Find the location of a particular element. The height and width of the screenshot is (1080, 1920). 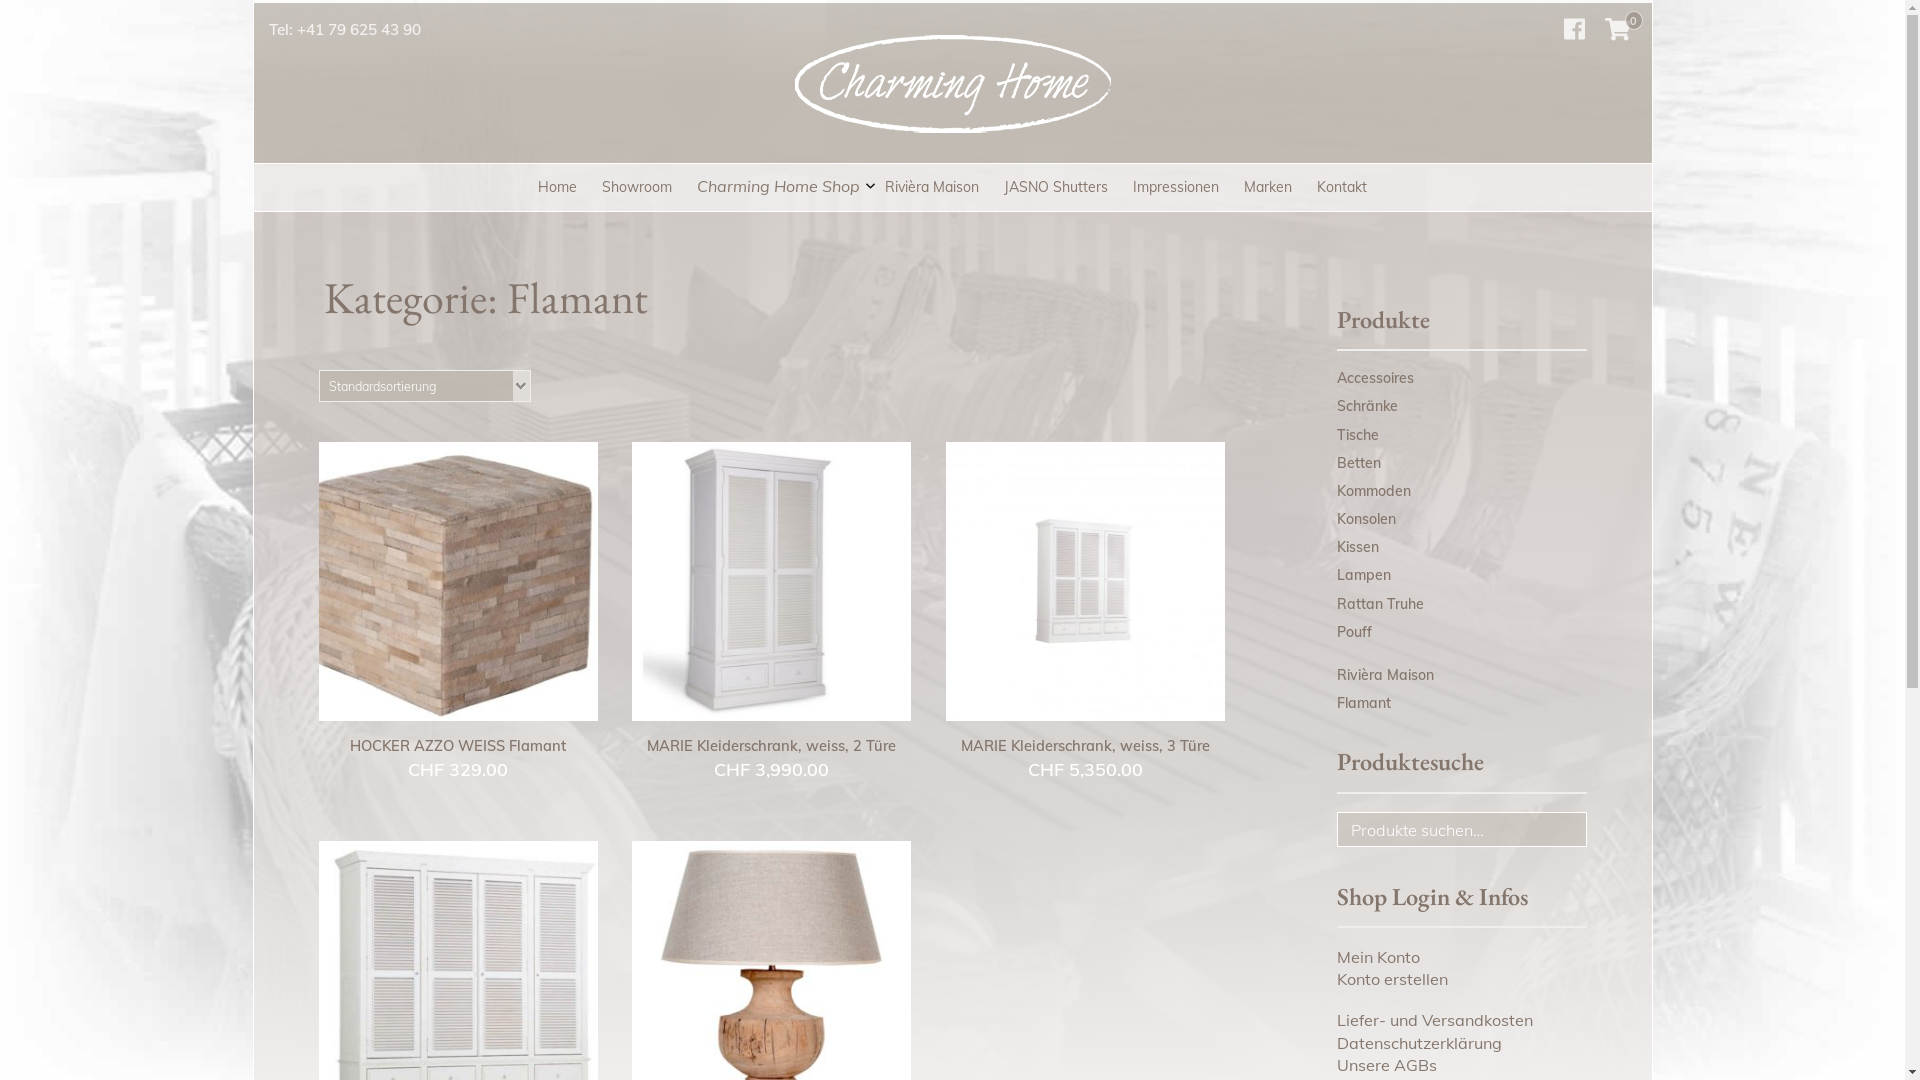

'Betten' is located at coordinates (1358, 462).